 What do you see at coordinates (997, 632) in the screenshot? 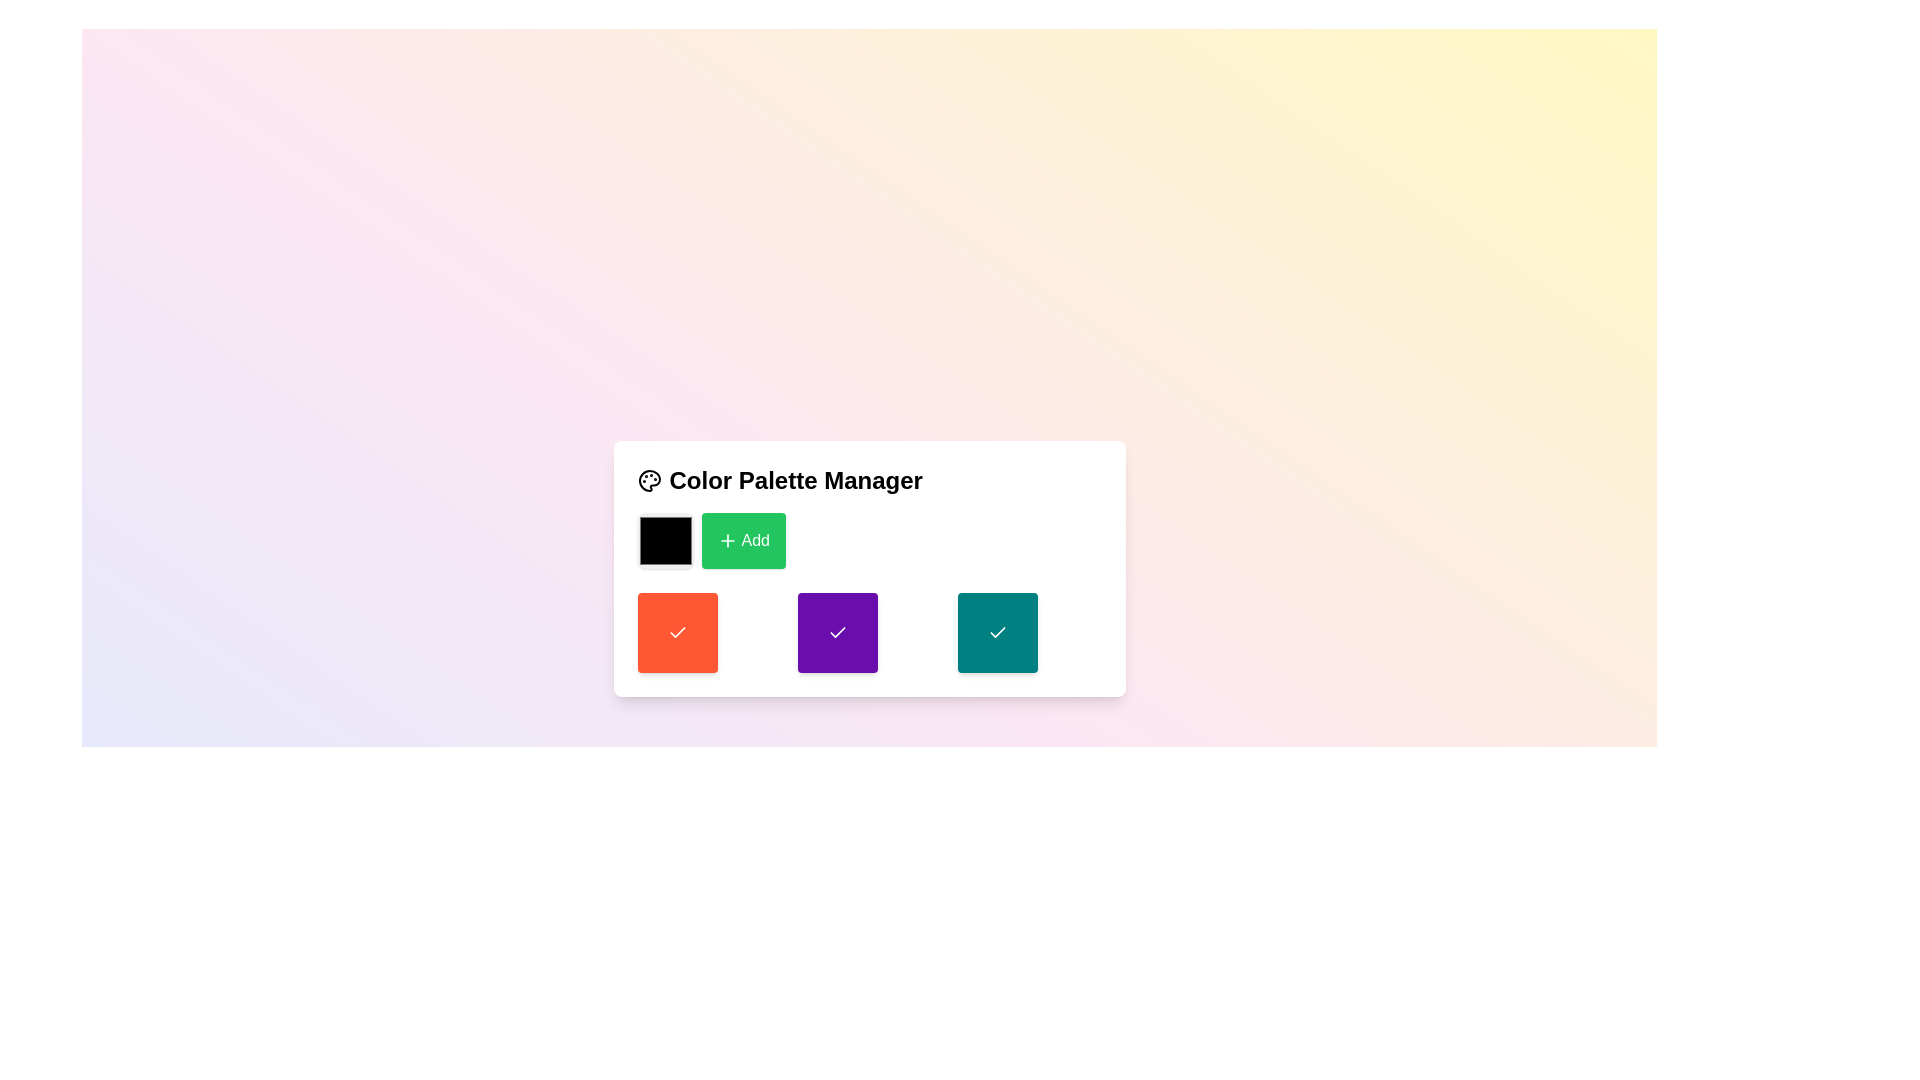
I see `the teal-colored icon in the bottom-right corner of the 'Color Palette Manager' layout, which is the fourth square from the left, to indicate selection or confirmation` at bounding box center [997, 632].